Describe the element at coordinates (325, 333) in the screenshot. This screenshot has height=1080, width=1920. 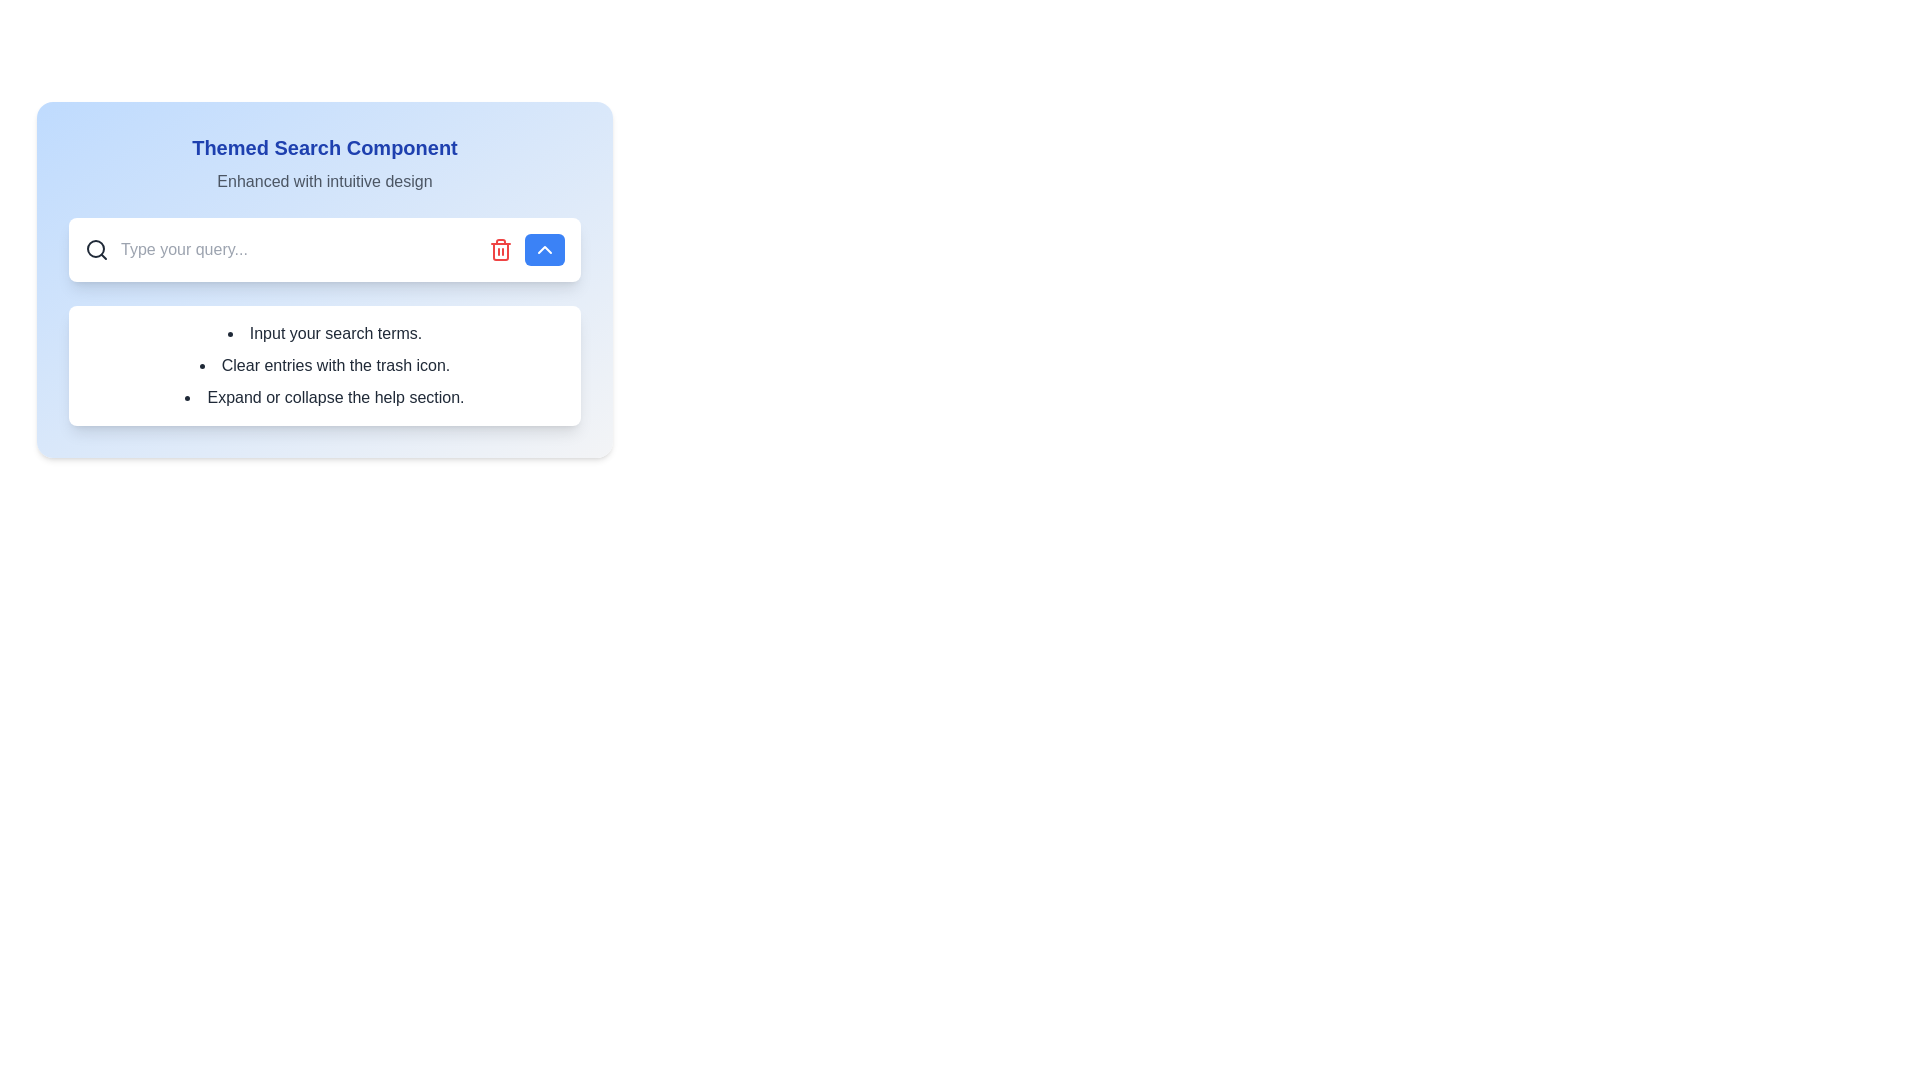
I see `the text label that says 'Input your search terms.' which is the first item in a bulleted list located near the bottom center of the interface, below the search bar` at that location.